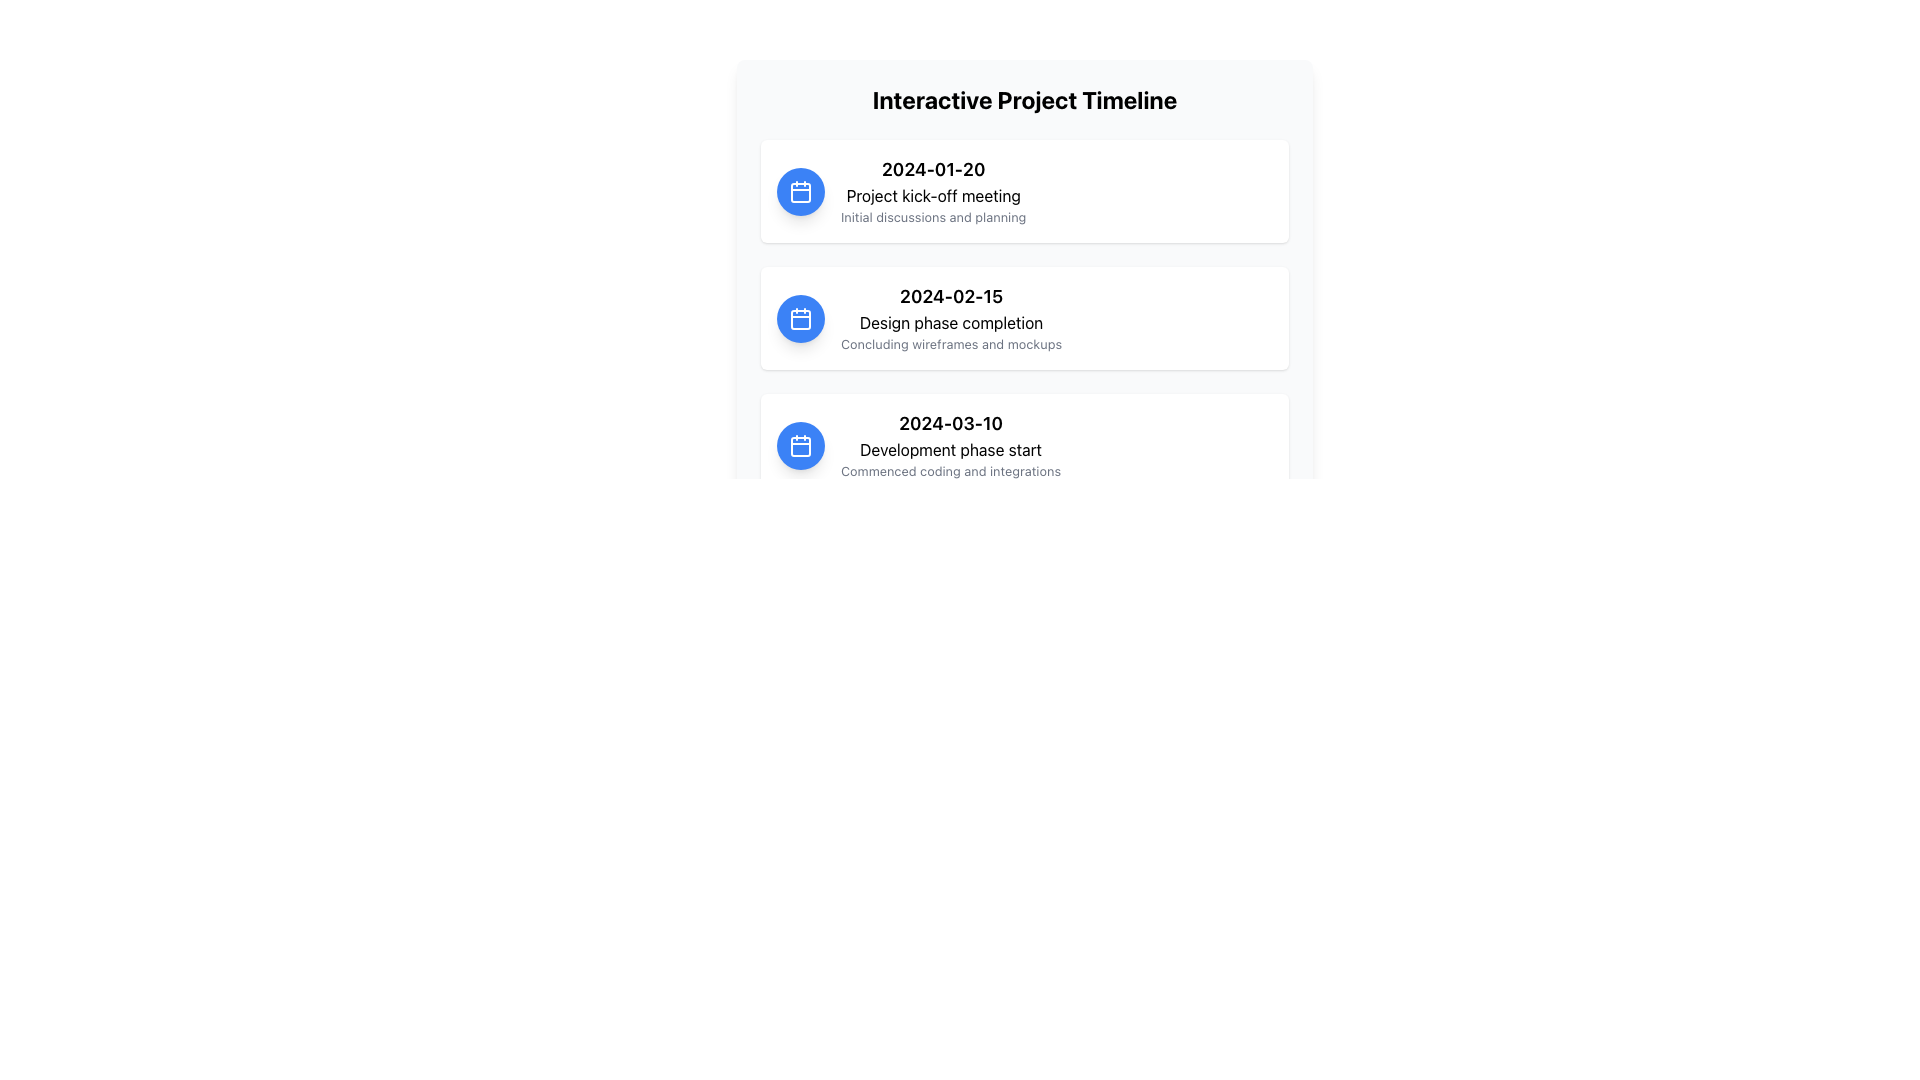 The image size is (1920, 1080). What do you see at coordinates (950, 322) in the screenshot?
I see `text element that displays 'Design phase completion', which is bold and underlined, positioned below the date '2024-02-15' and above the description 'Concluding wireframes and mockups'` at bounding box center [950, 322].